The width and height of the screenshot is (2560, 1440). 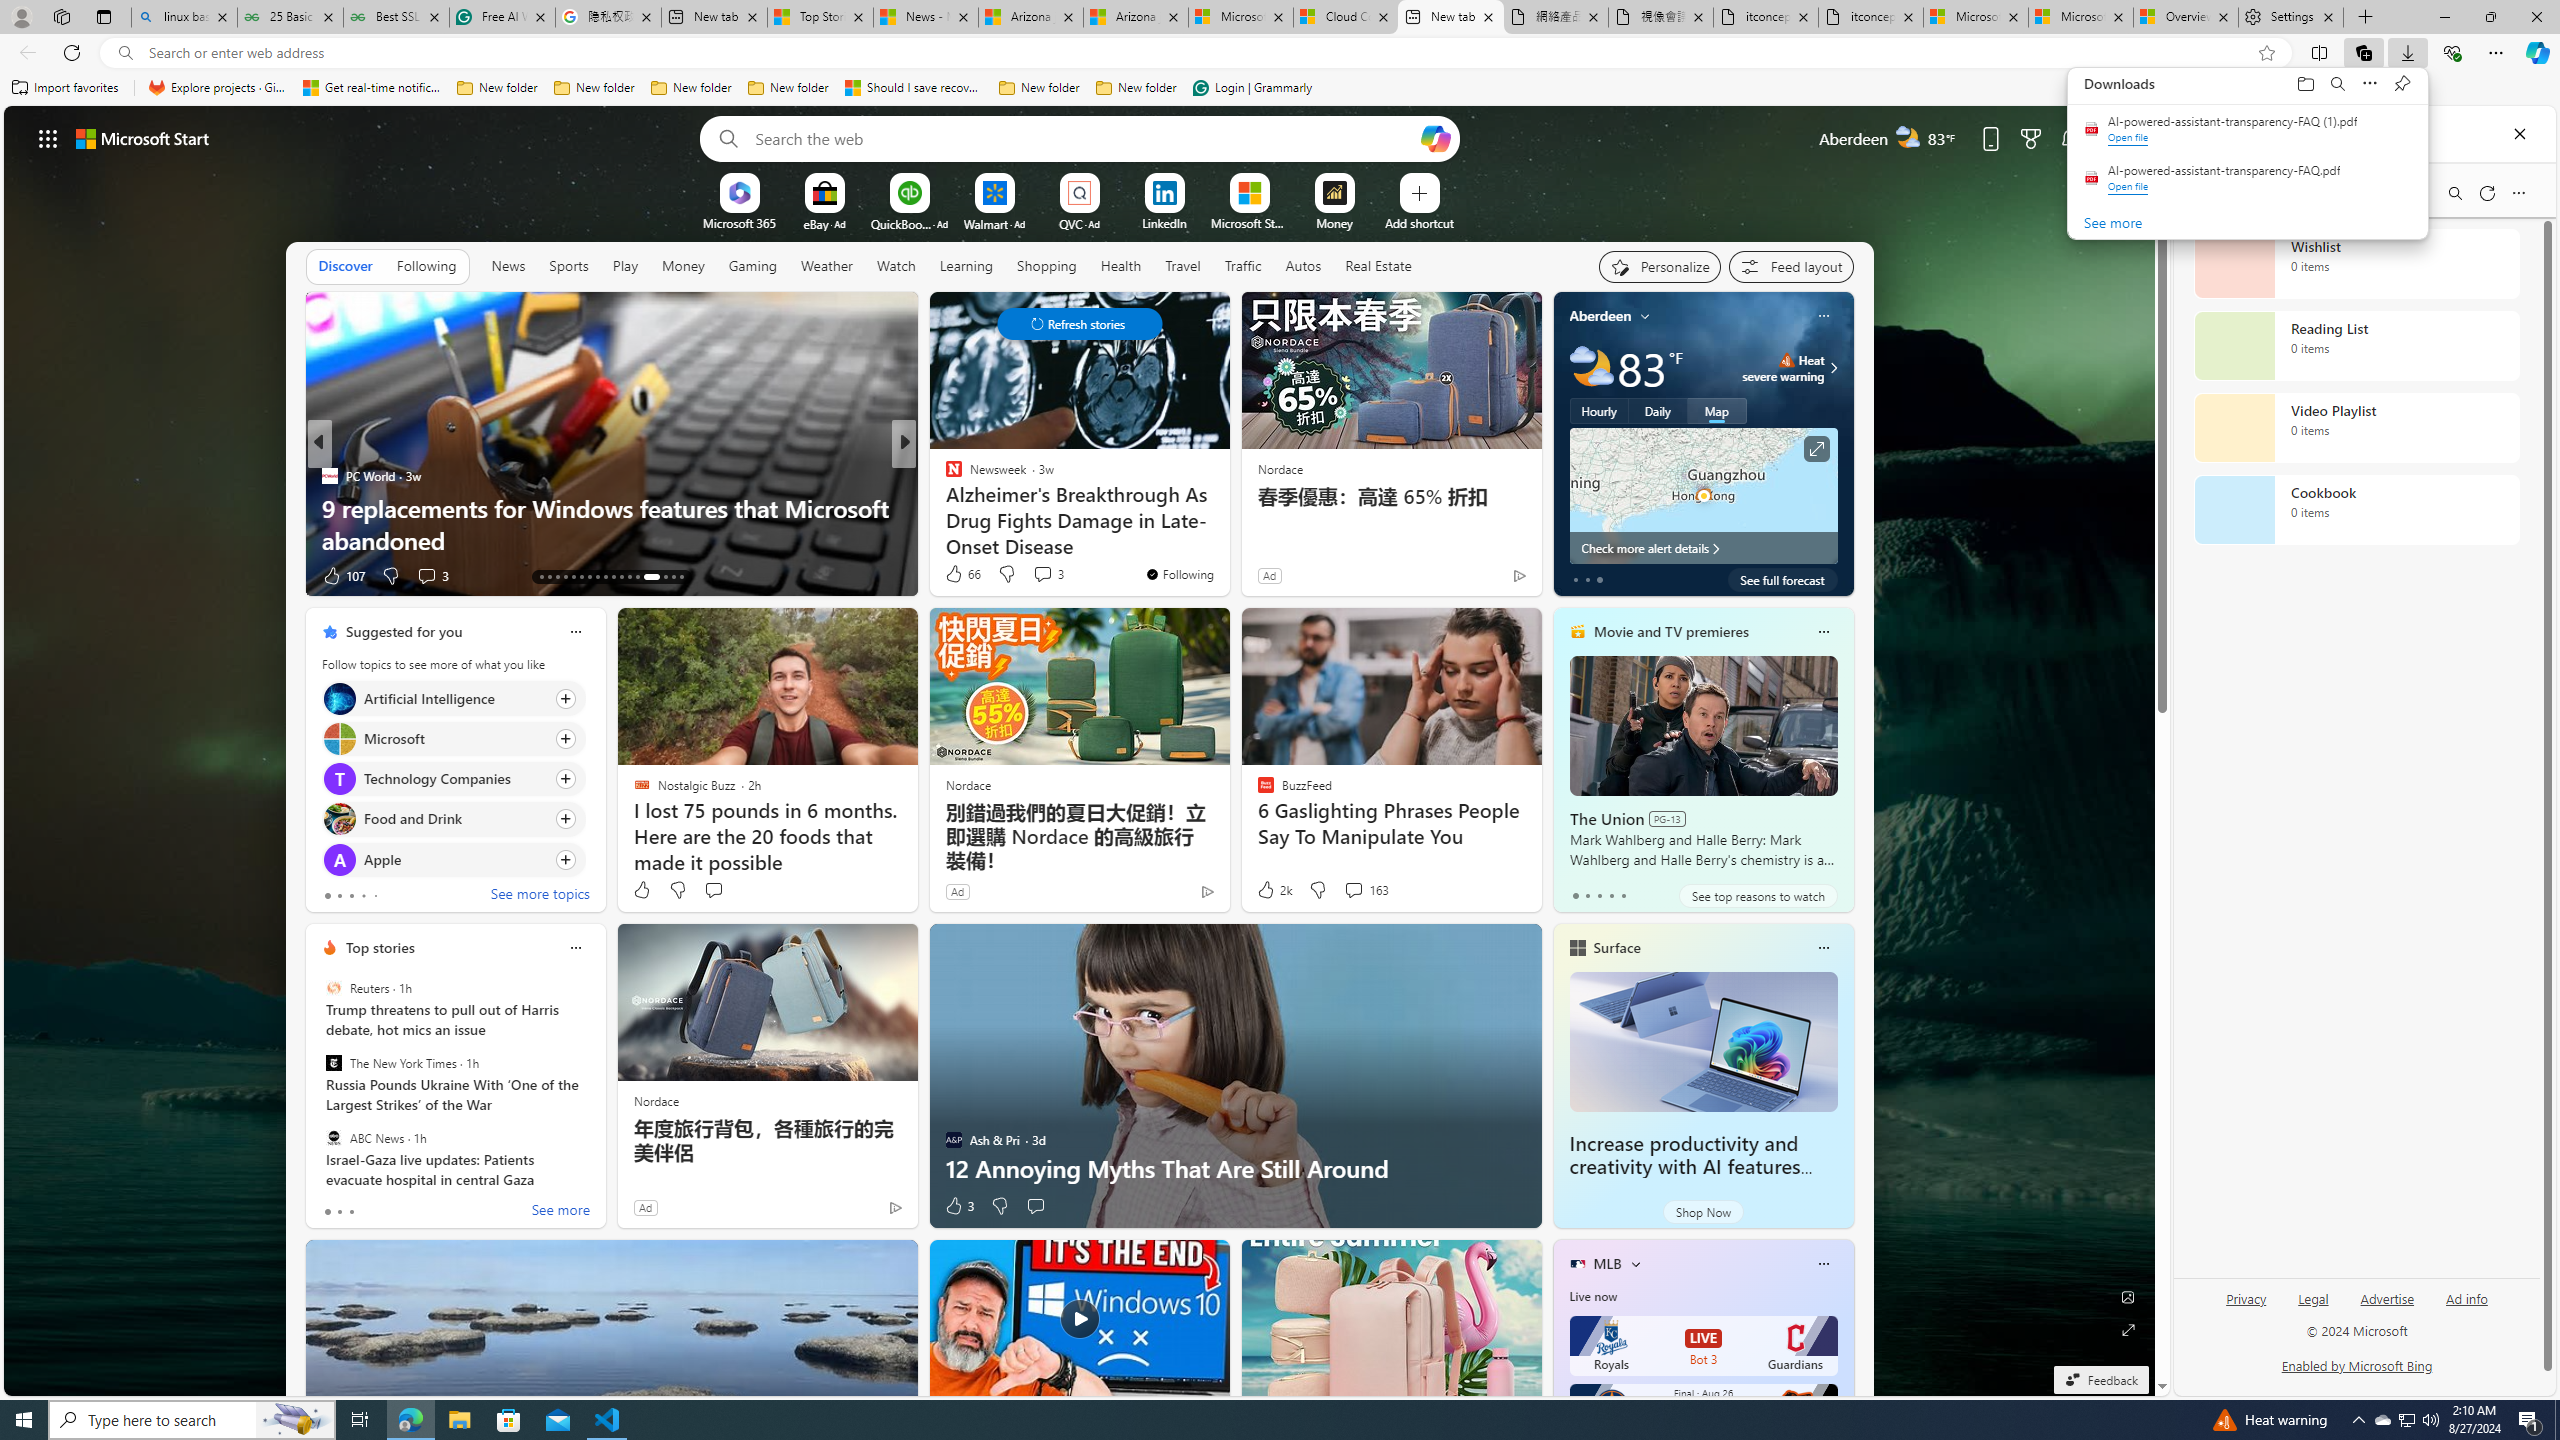 I want to click on 'Map', so click(x=1716, y=409).